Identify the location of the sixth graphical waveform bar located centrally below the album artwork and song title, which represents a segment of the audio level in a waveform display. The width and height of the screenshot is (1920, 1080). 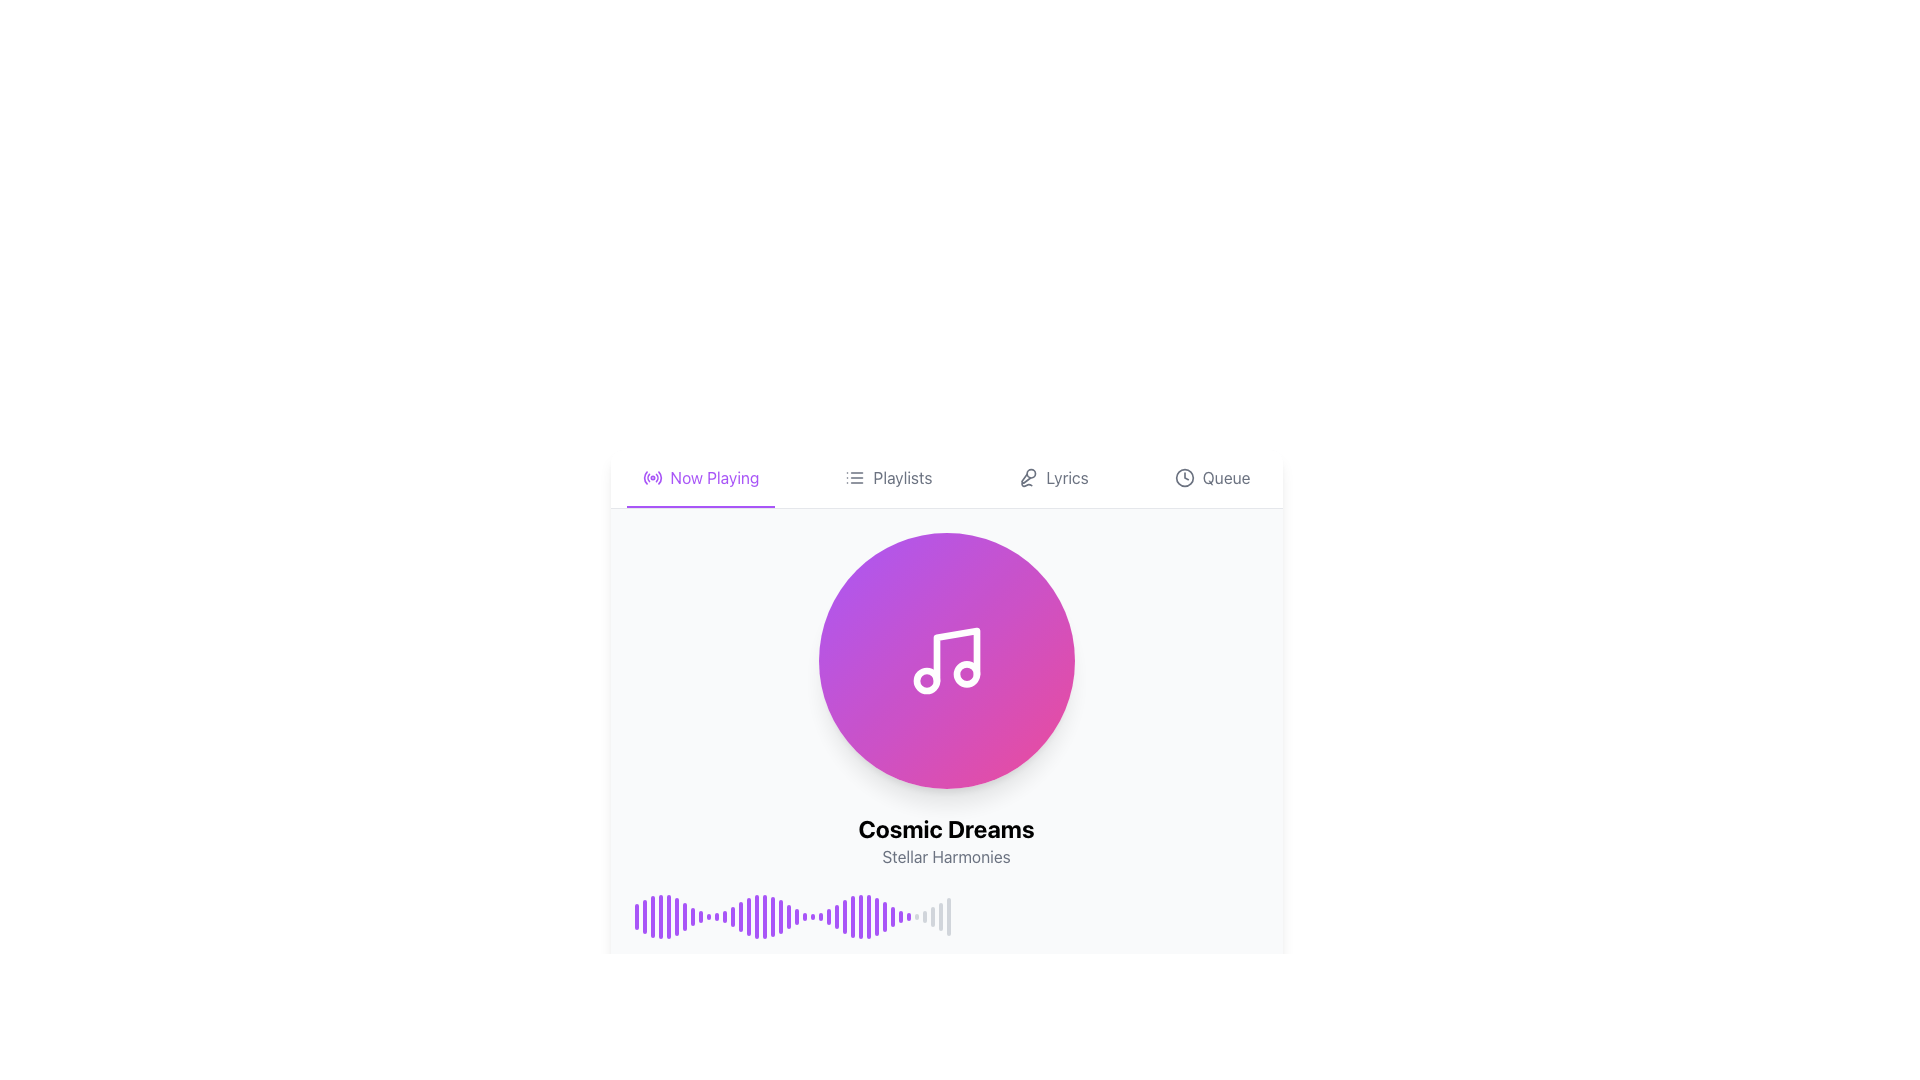
(676, 917).